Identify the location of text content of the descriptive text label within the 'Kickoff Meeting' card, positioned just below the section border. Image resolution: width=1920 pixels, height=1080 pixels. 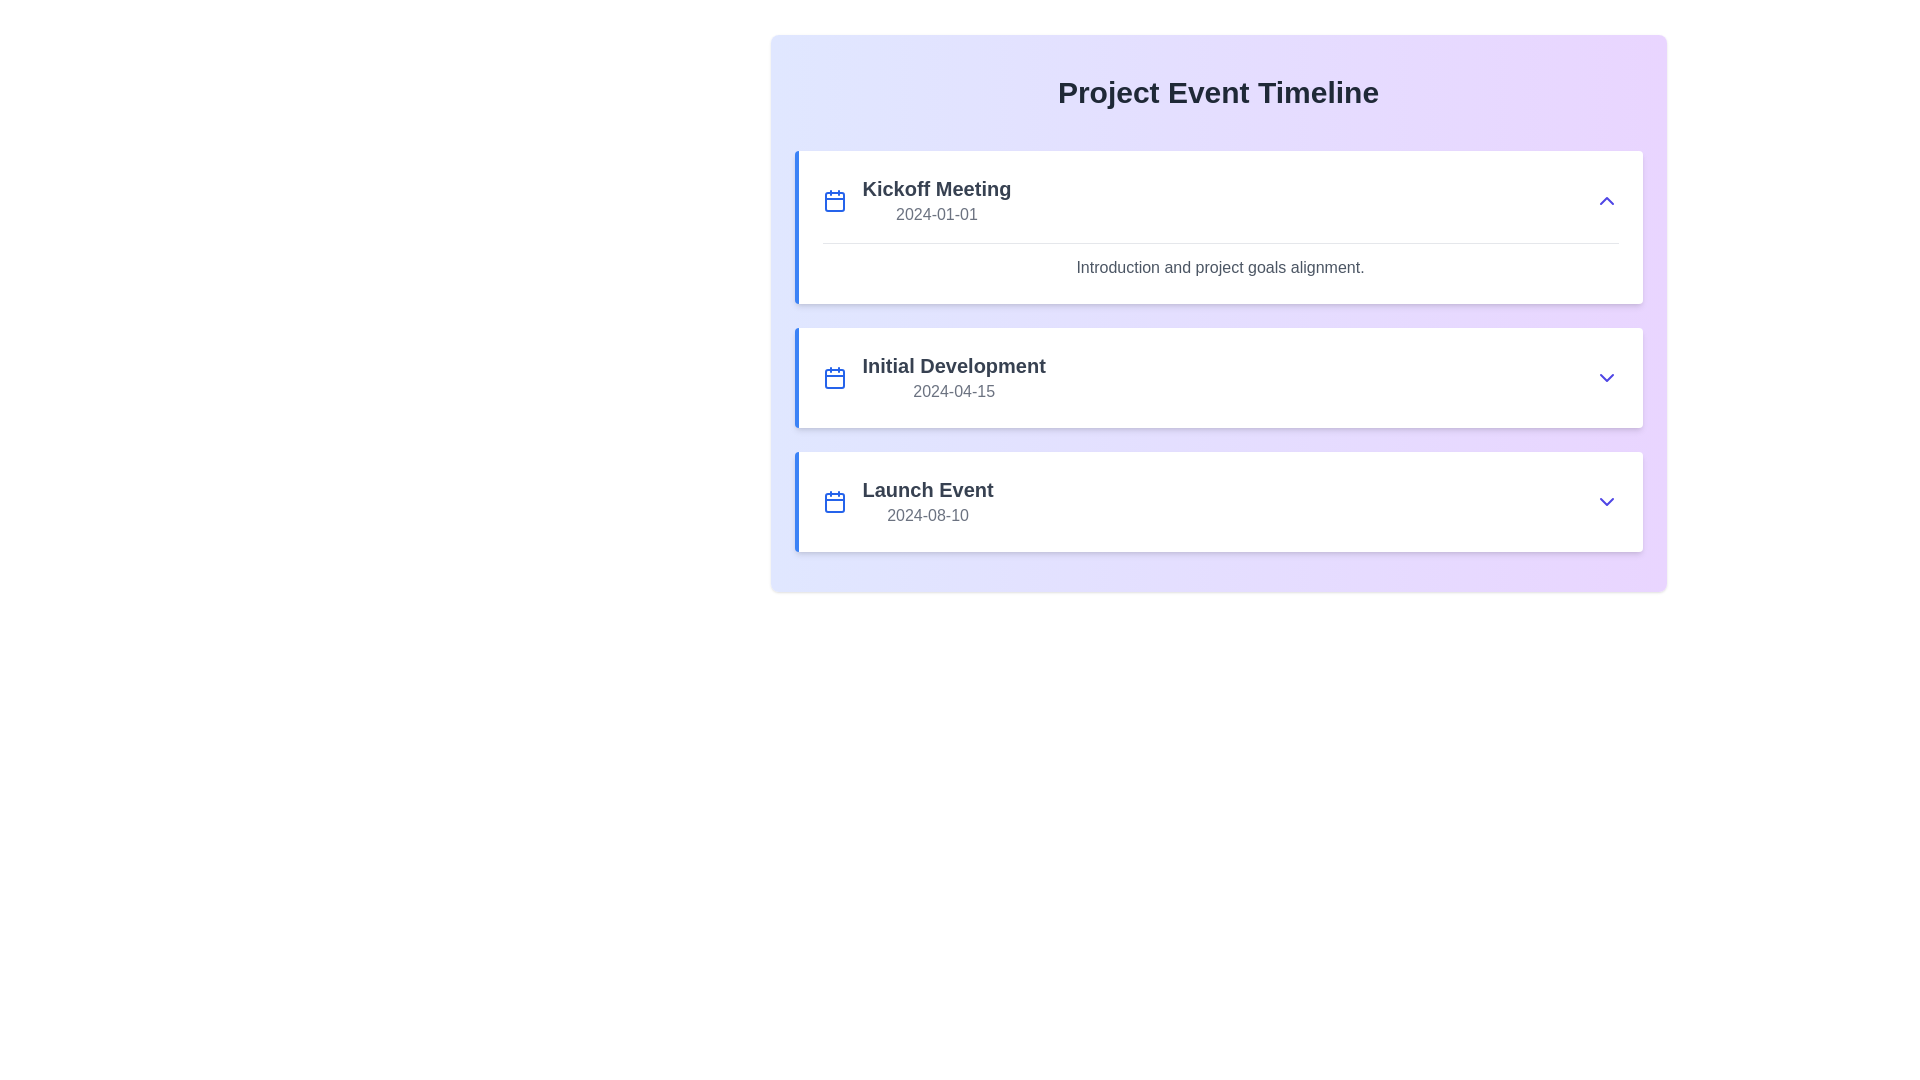
(1219, 266).